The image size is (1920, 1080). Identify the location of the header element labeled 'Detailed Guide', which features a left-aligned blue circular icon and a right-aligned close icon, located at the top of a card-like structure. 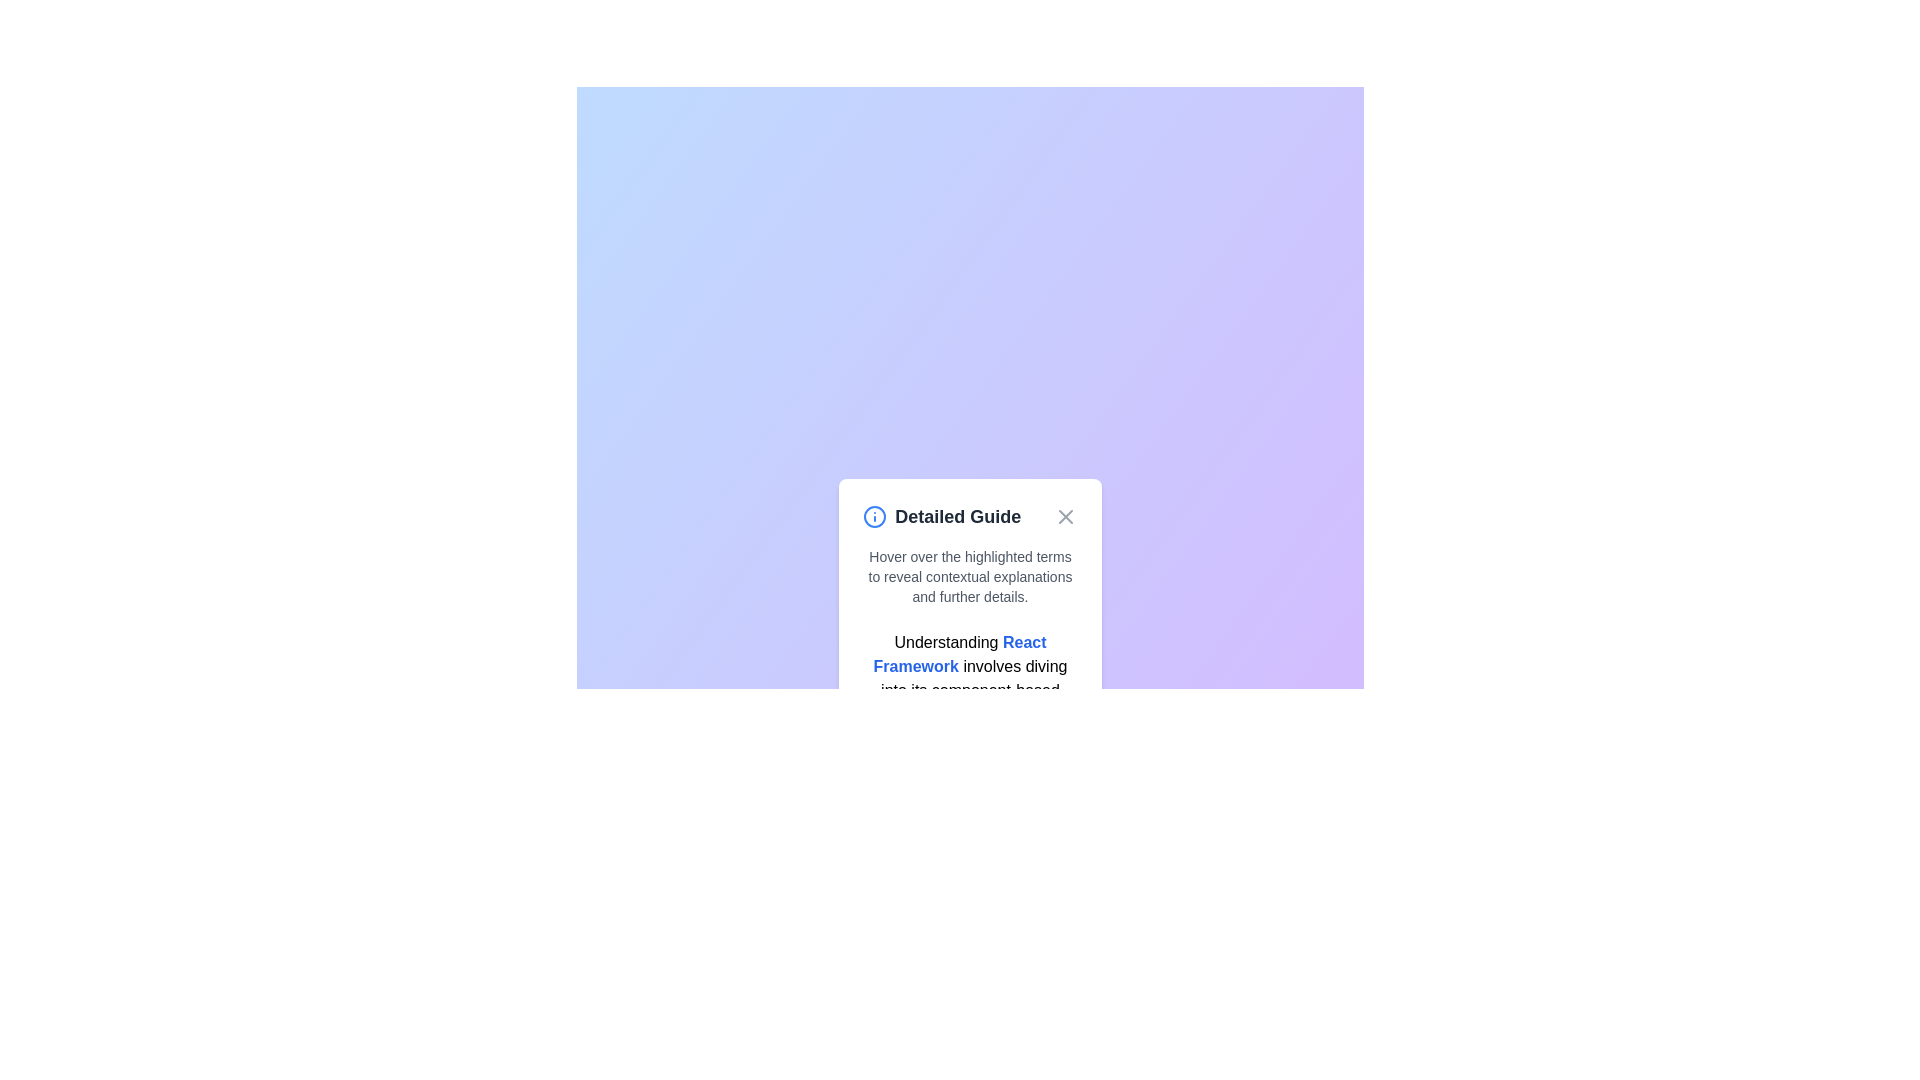
(970, 515).